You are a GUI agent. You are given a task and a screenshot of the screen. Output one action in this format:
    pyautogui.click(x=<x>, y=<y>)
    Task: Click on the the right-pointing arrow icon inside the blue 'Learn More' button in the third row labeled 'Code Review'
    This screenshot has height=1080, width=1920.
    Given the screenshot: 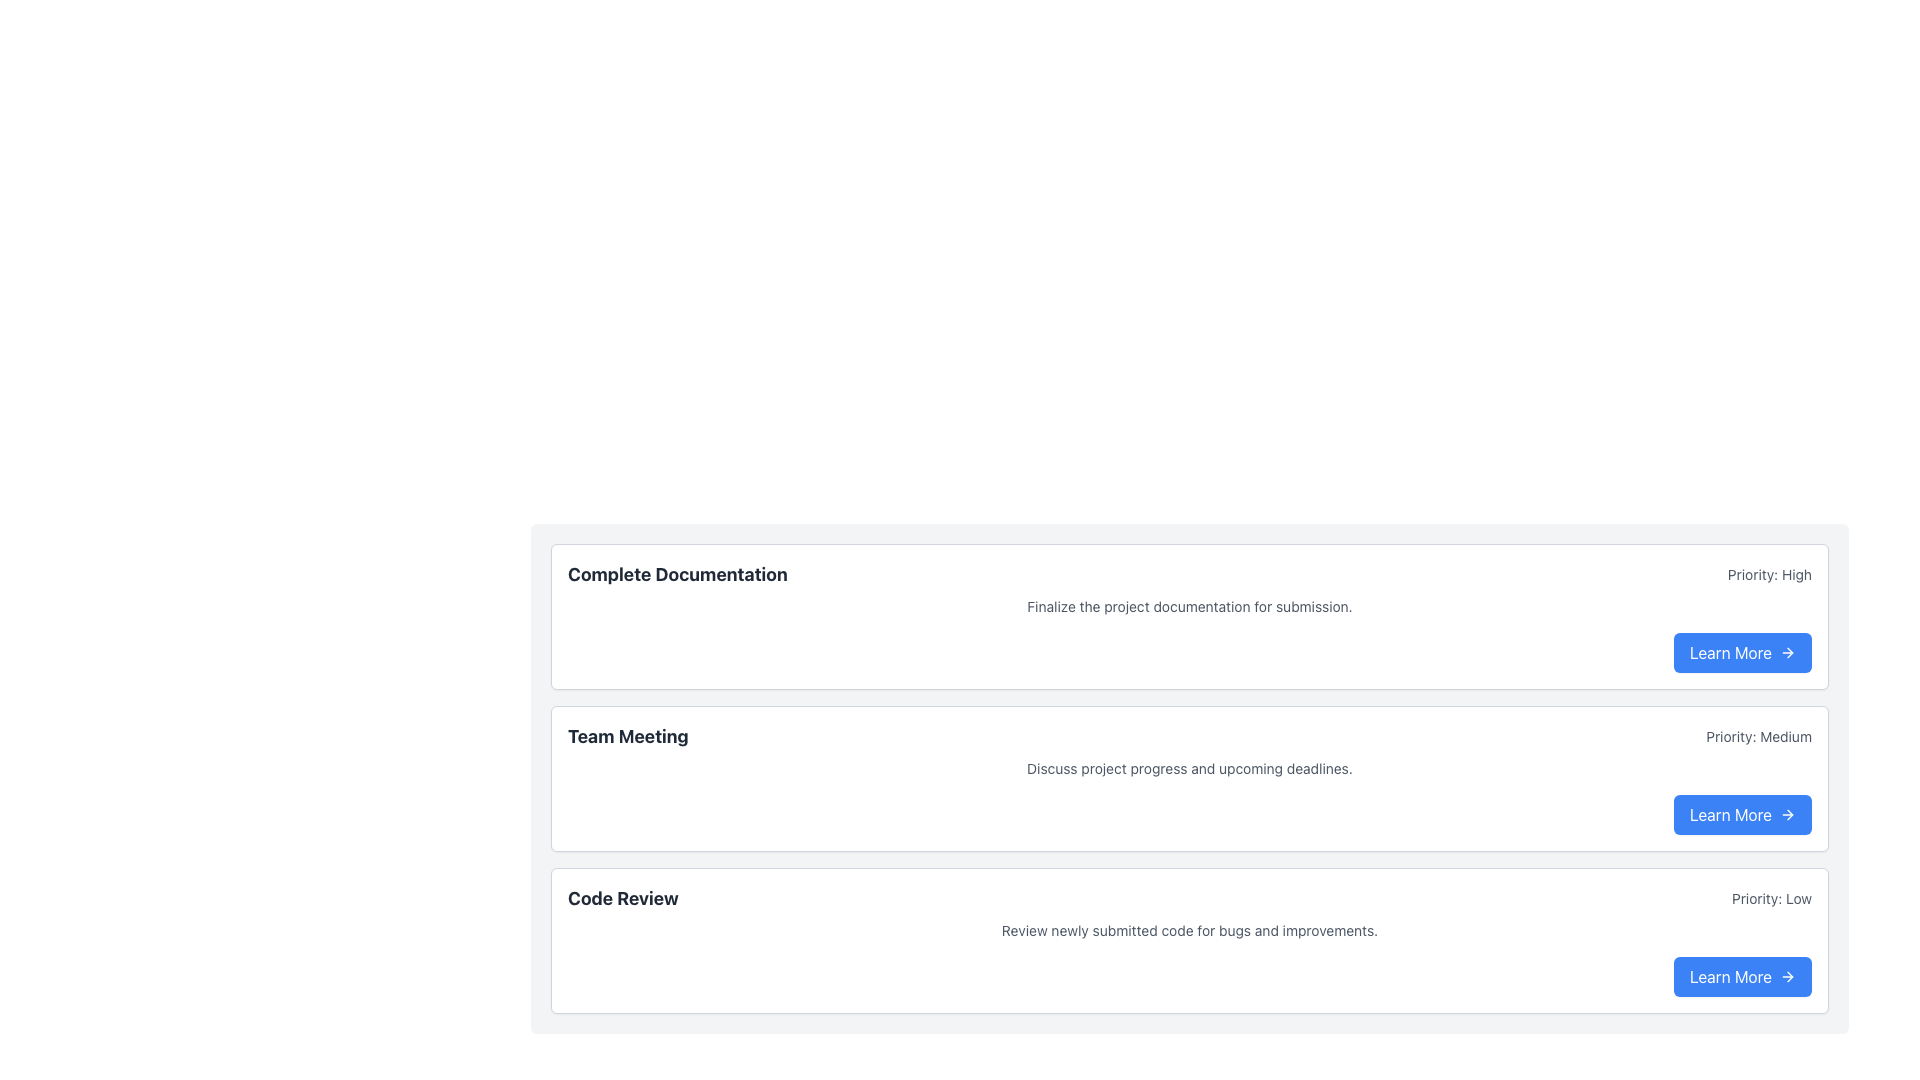 What is the action you would take?
    pyautogui.click(x=1790, y=975)
    